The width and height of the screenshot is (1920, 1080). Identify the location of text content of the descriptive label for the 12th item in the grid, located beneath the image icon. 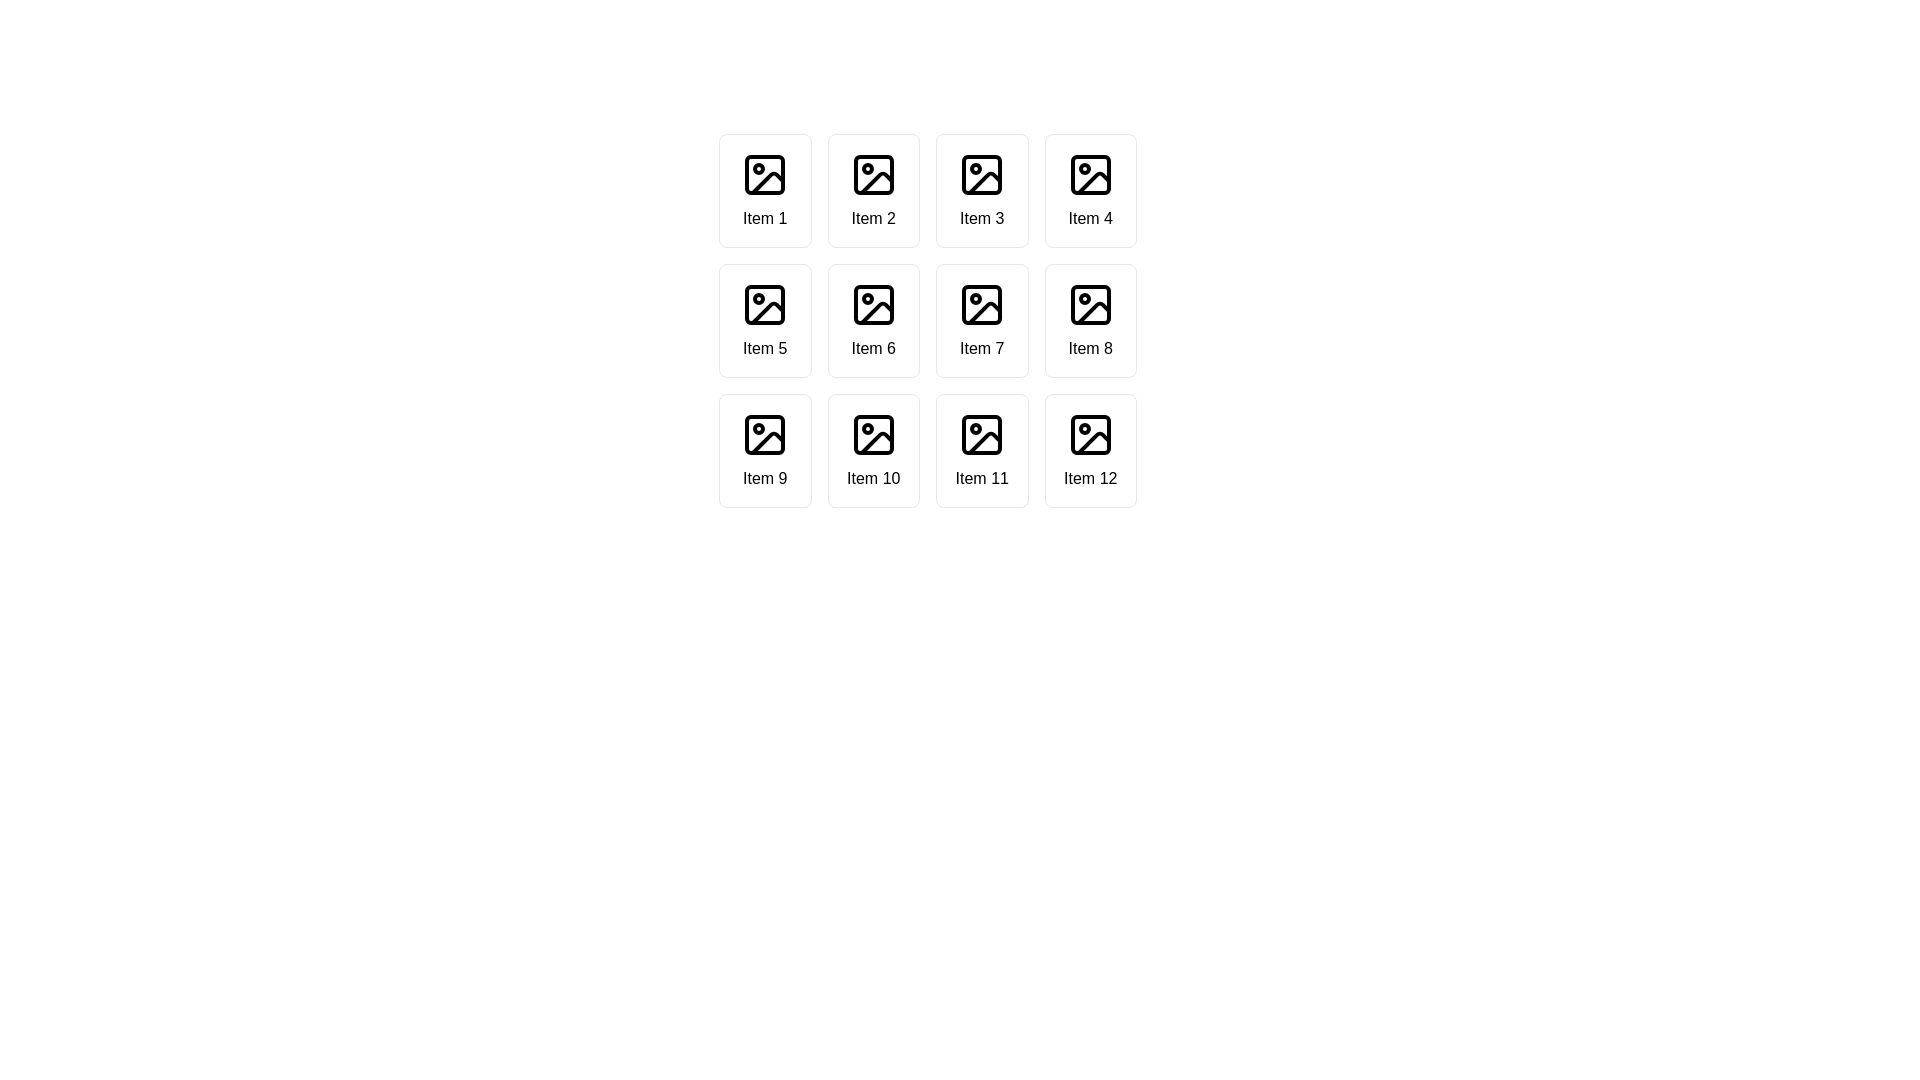
(1089, 478).